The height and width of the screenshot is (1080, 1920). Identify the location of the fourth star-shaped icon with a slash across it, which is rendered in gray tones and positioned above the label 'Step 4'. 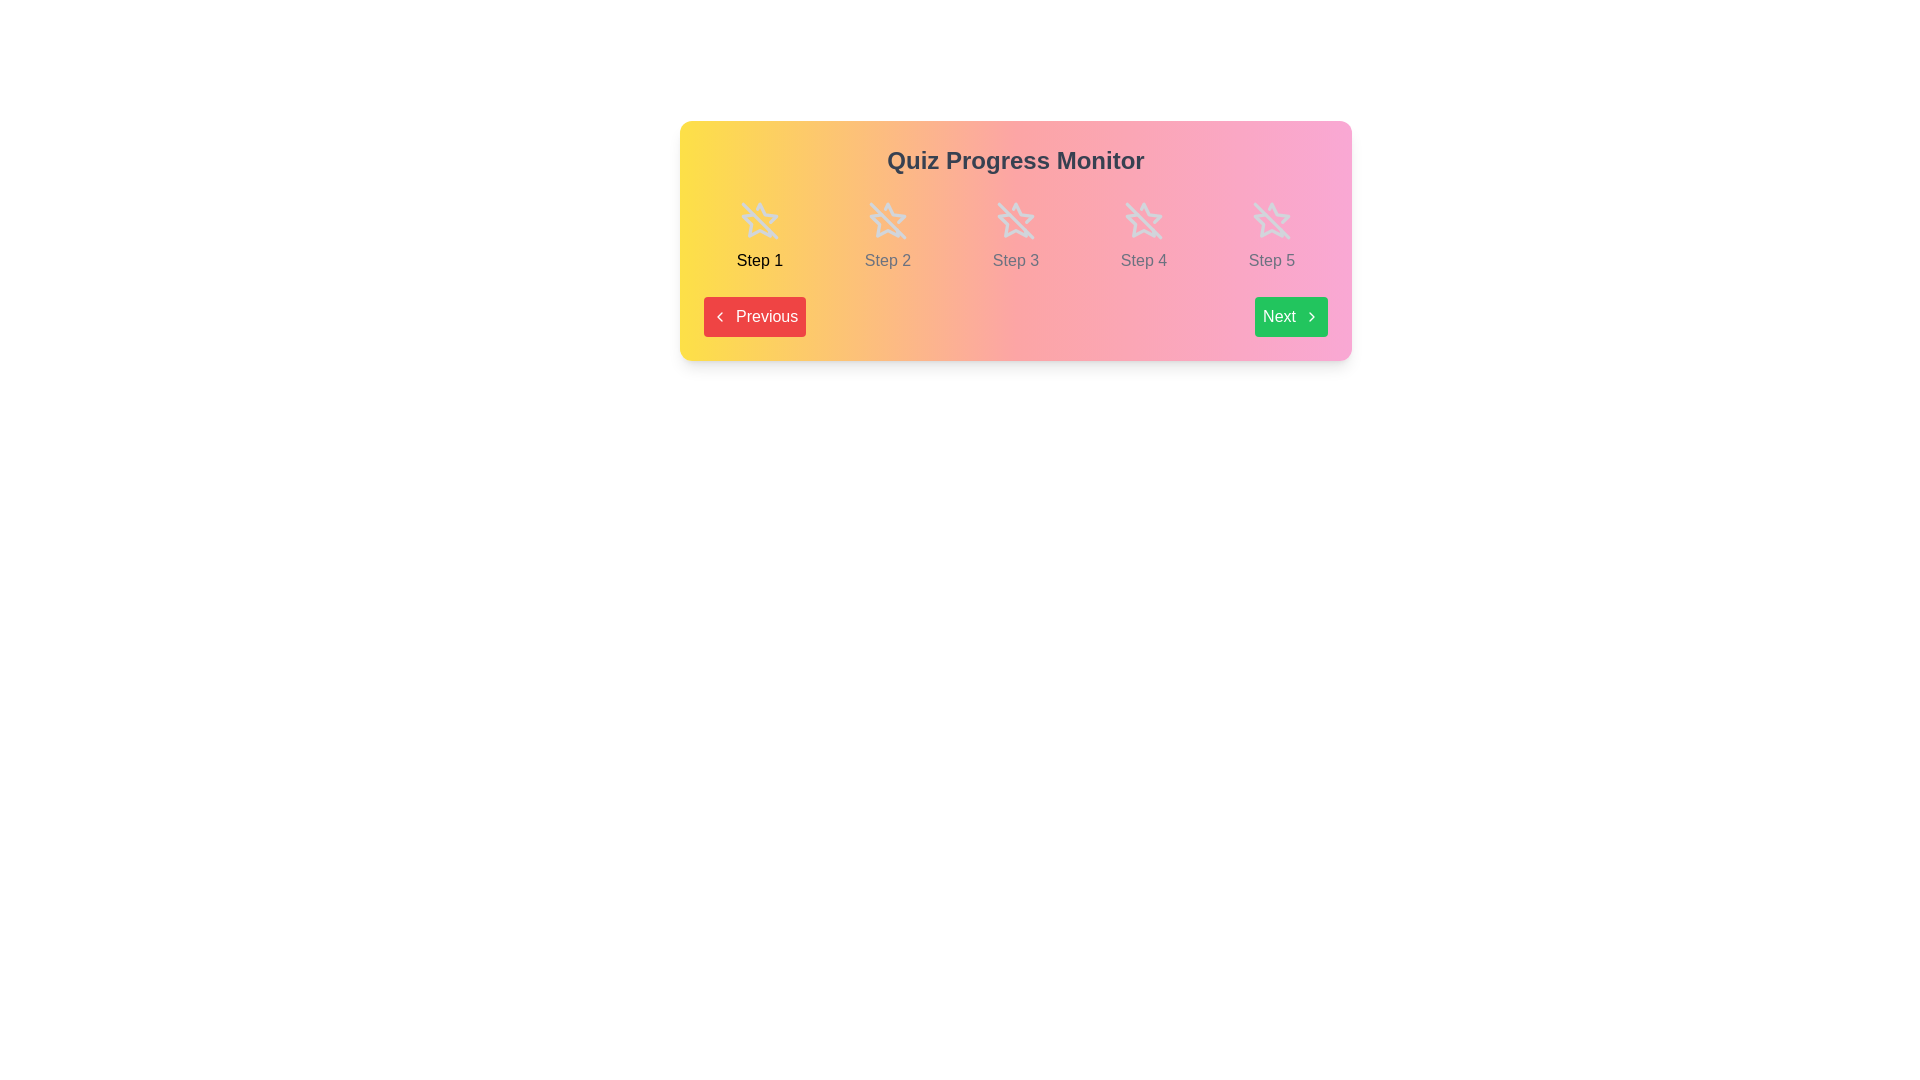
(1143, 220).